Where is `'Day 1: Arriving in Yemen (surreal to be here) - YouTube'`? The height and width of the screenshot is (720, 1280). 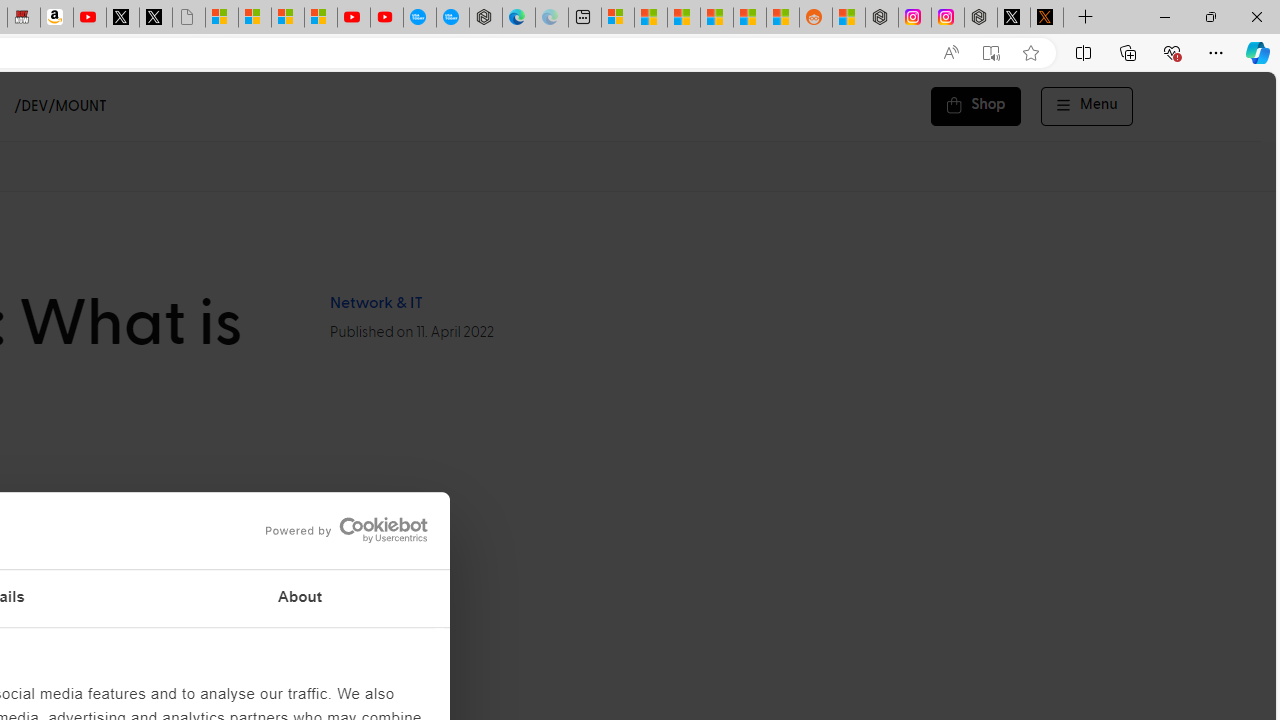 'Day 1: Arriving in Yemen (surreal to be here) - YouTube' is located at coordinates (89, 17).